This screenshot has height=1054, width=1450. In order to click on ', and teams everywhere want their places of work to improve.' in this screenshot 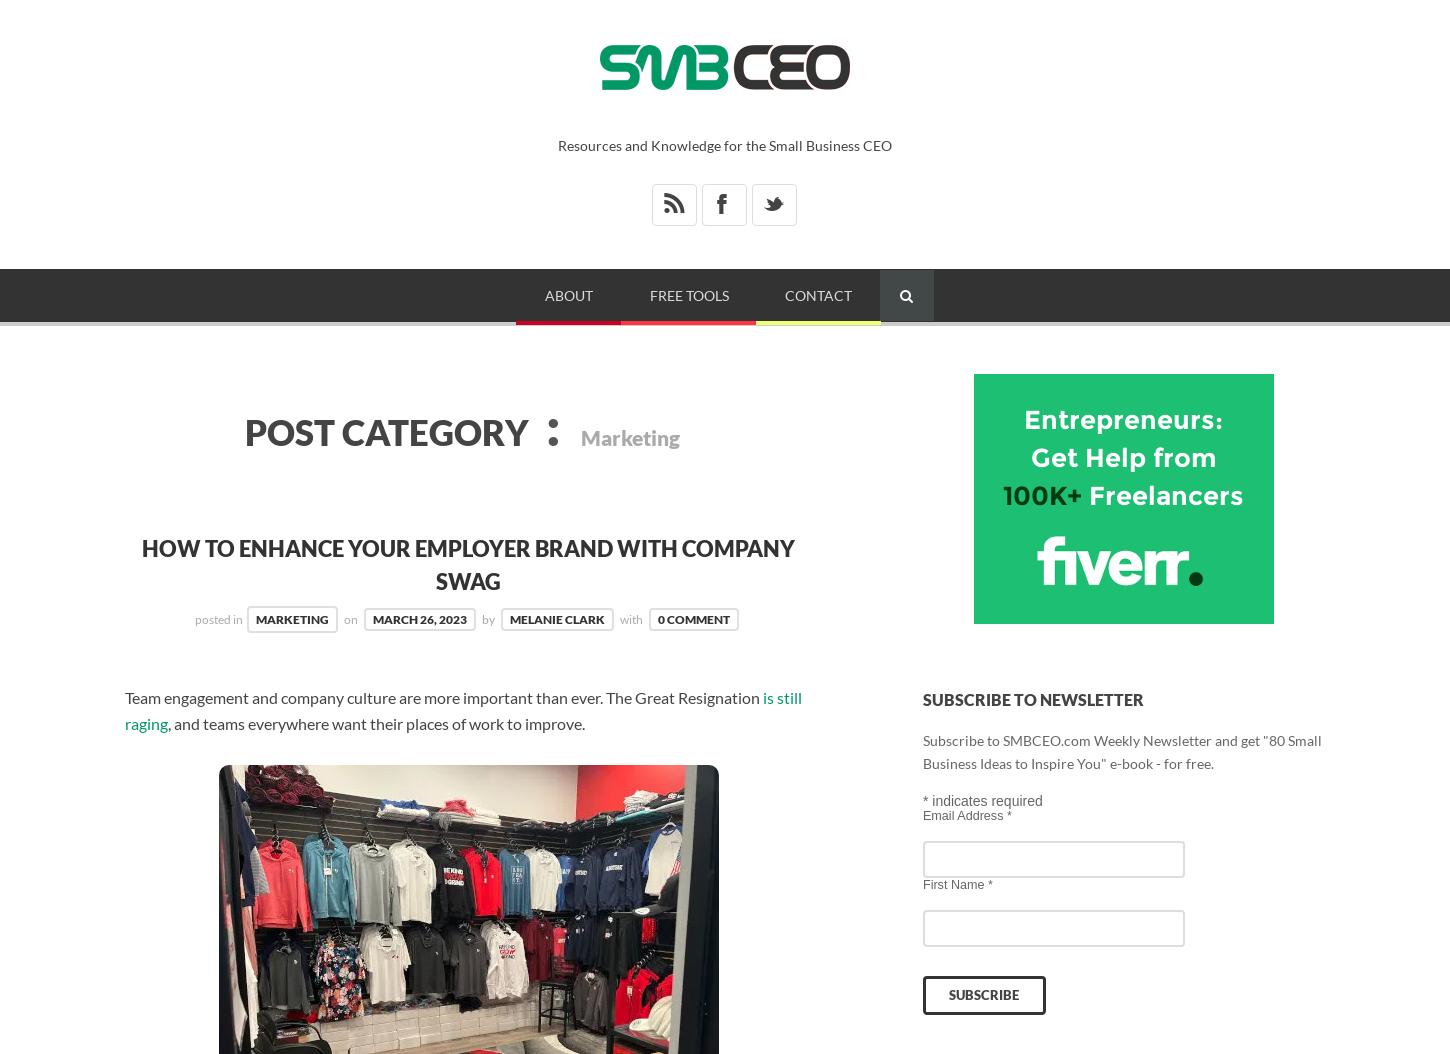, I will do `click(375, 722)`.